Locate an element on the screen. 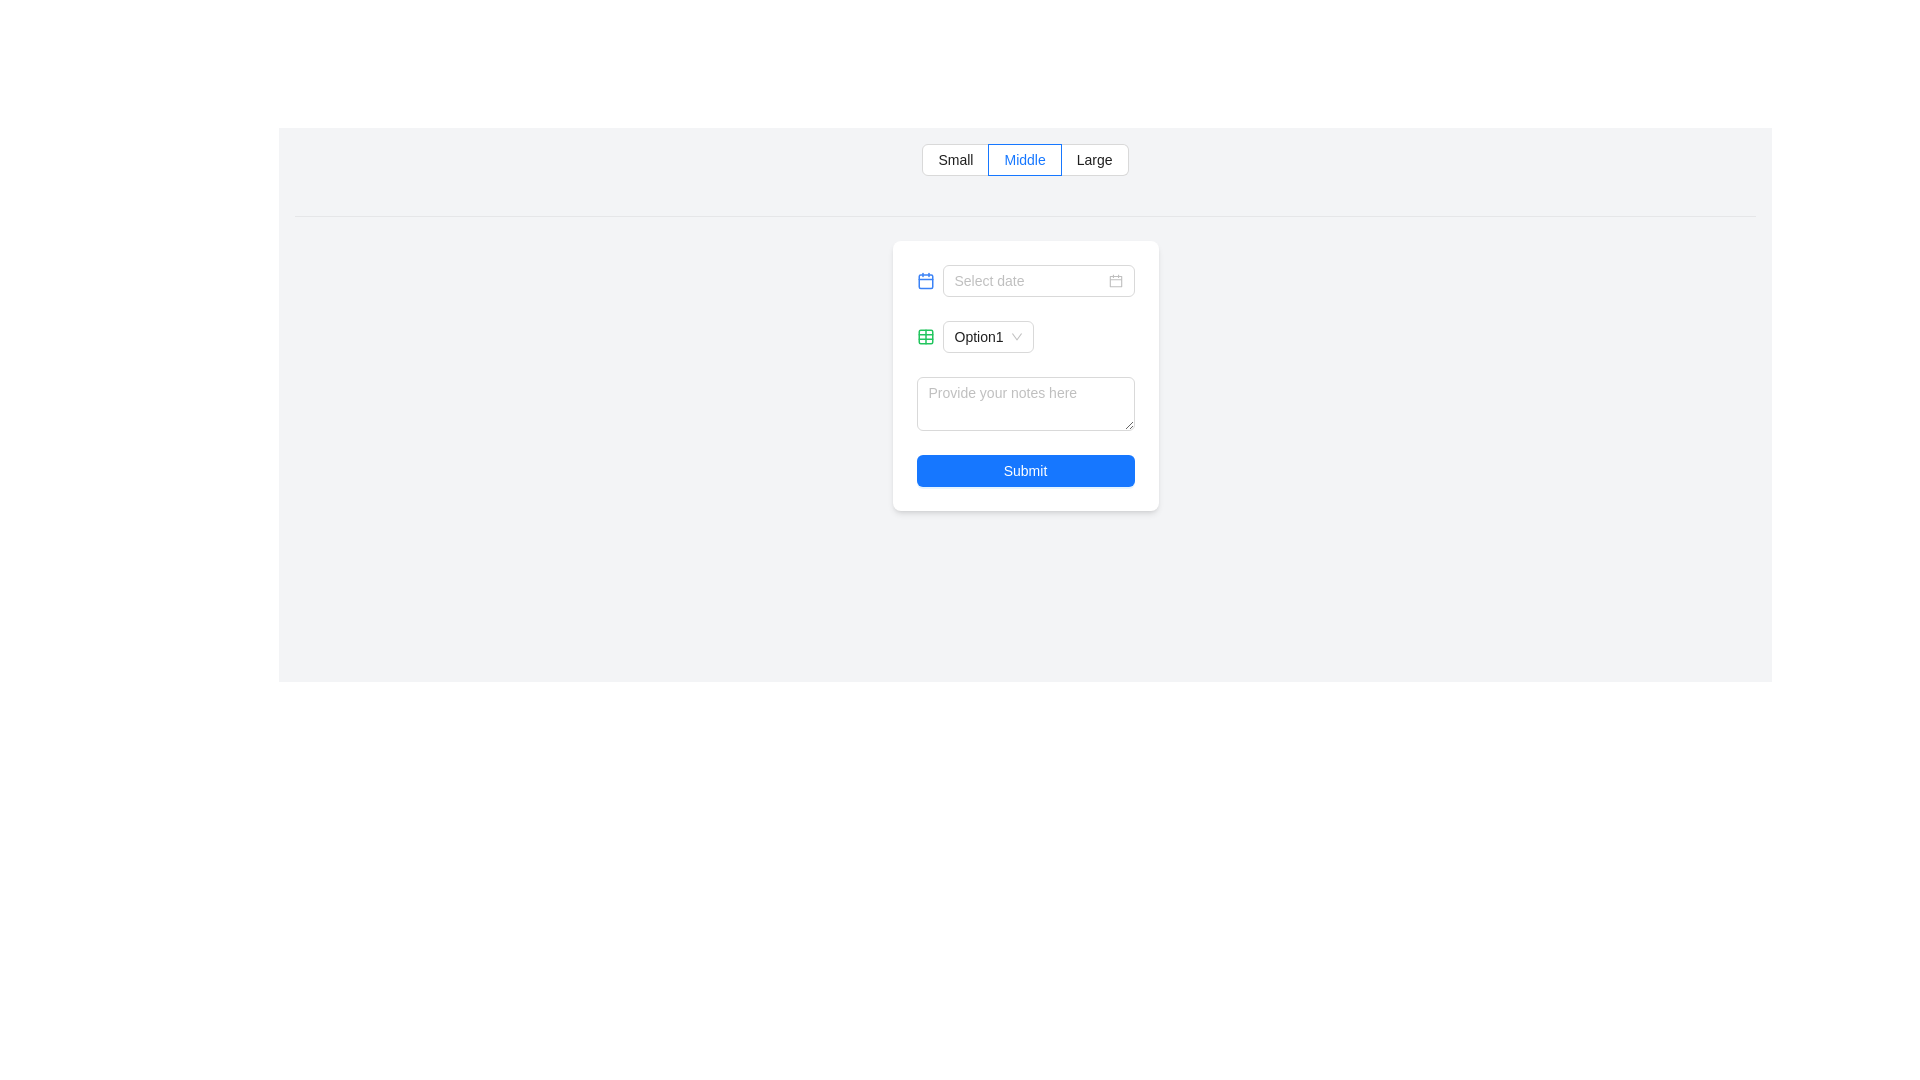 The image size is (1920, 1080). the 'Large' size radio button, which is the rightmost item in a group of three horizontally placed radio buttons, located at the top-right section of the interface is located at coordinates (1094, 158).